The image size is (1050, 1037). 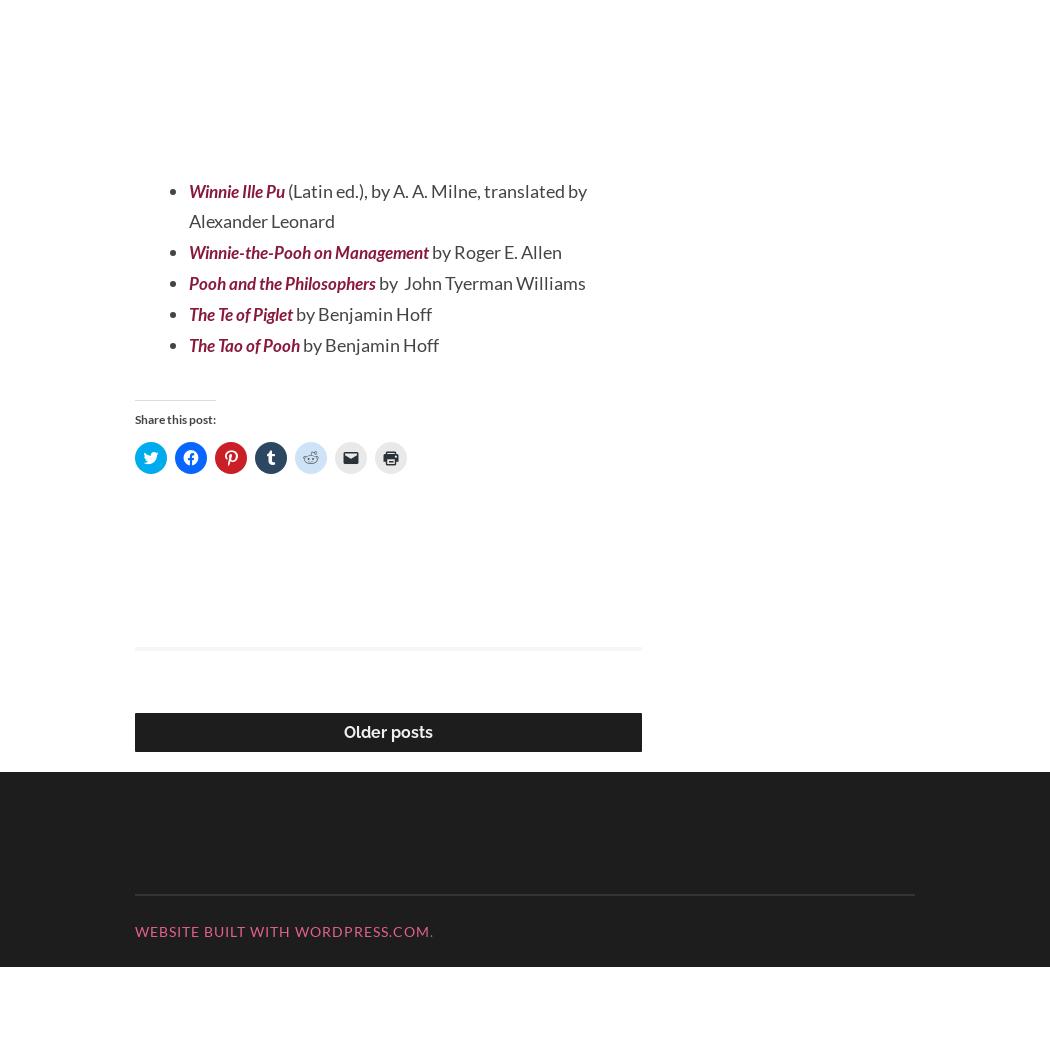 What do you see at coordinates (134, 489) in the screenshot?
I see `'Share this post:'` at bounding box center [134, 489].